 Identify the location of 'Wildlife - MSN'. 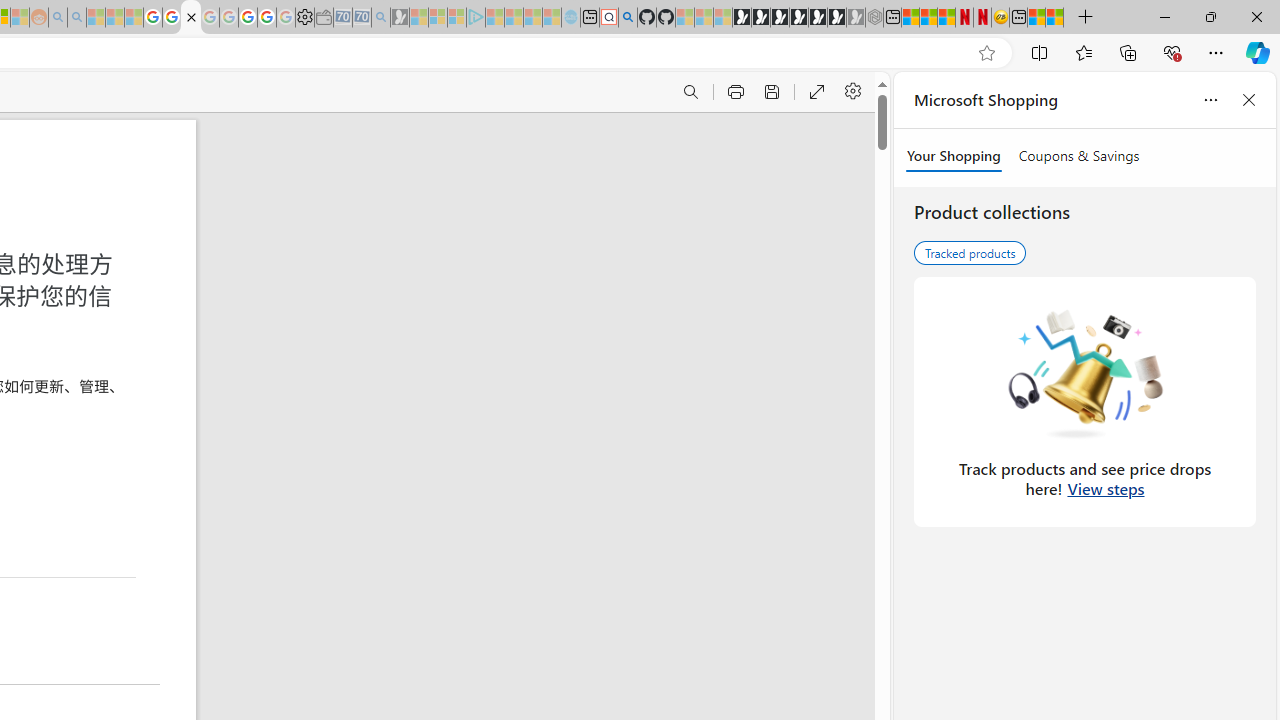
(1036, 17).